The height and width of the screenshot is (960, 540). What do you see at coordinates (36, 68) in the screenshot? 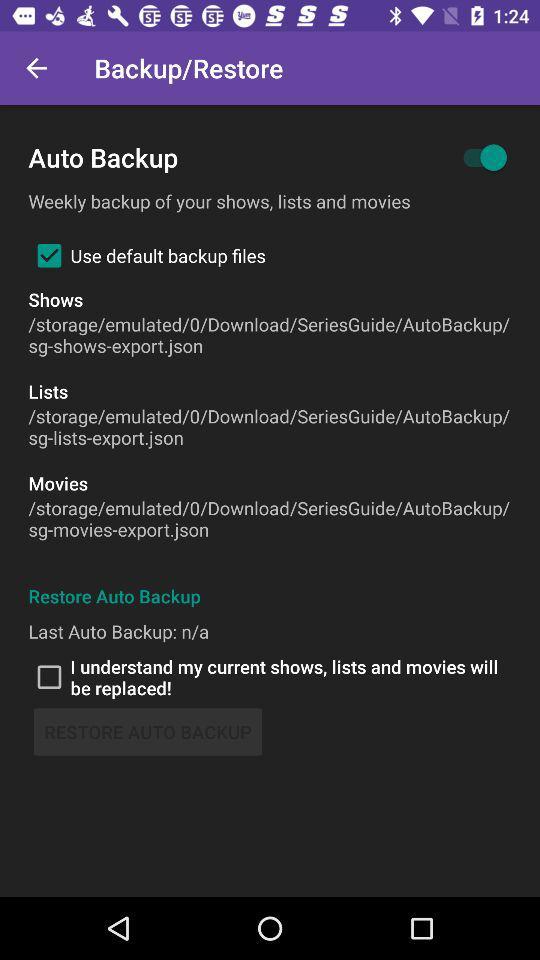
I see `the item to the left of backup/restore item` at bounding box center [36, 68].